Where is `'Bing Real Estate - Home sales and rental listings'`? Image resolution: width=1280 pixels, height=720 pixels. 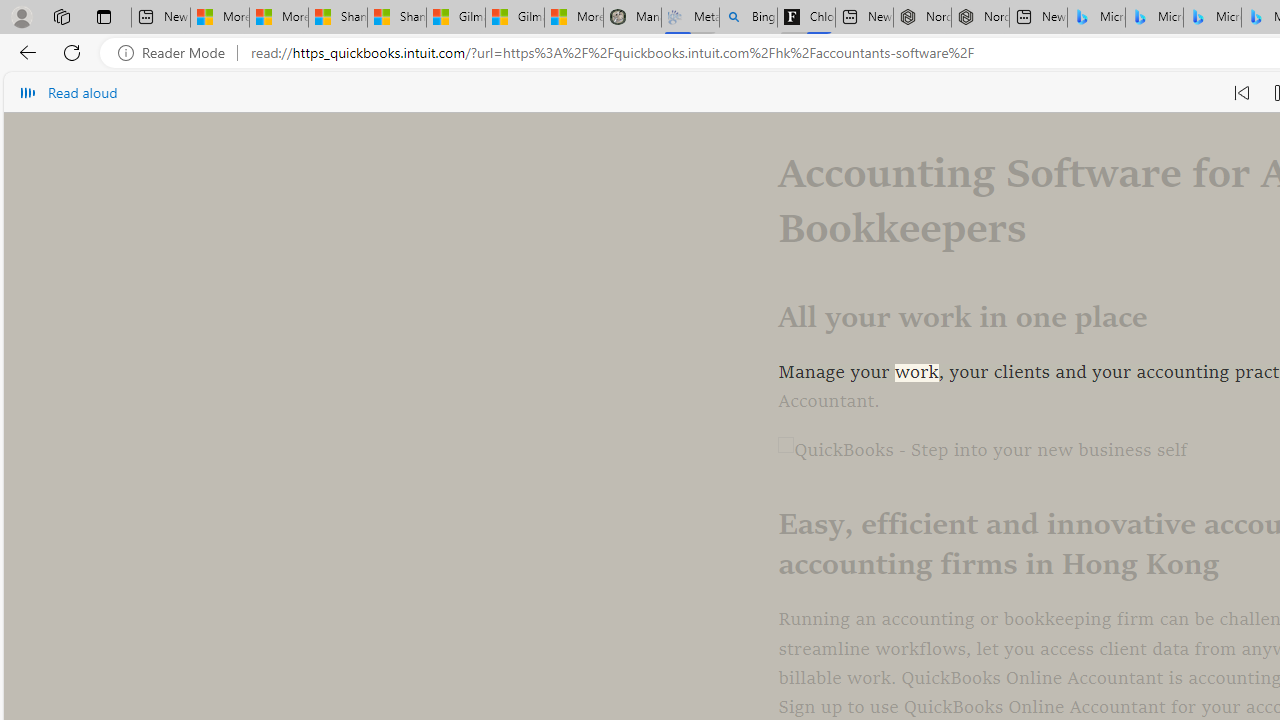
'Bing Real Estate - Home sales and rental listings' is located at coordinates (747, 17).